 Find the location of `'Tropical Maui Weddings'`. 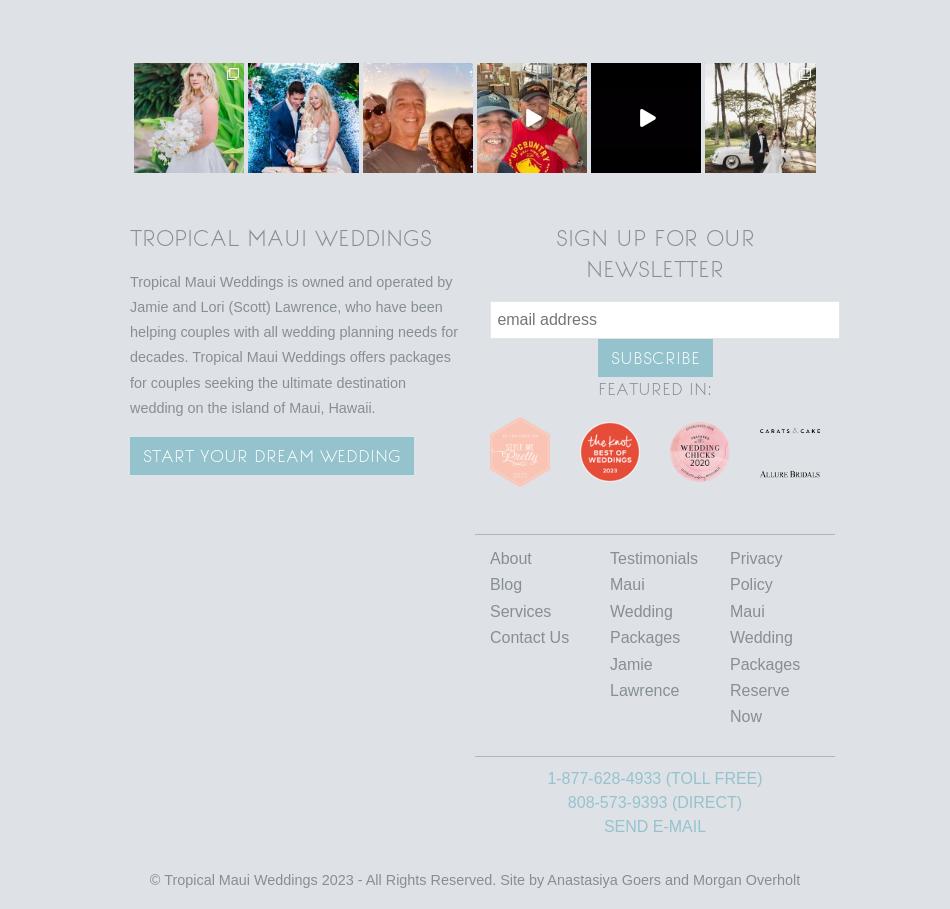

'Tropical Maui Weddings' is located at coordinates (280, 236).